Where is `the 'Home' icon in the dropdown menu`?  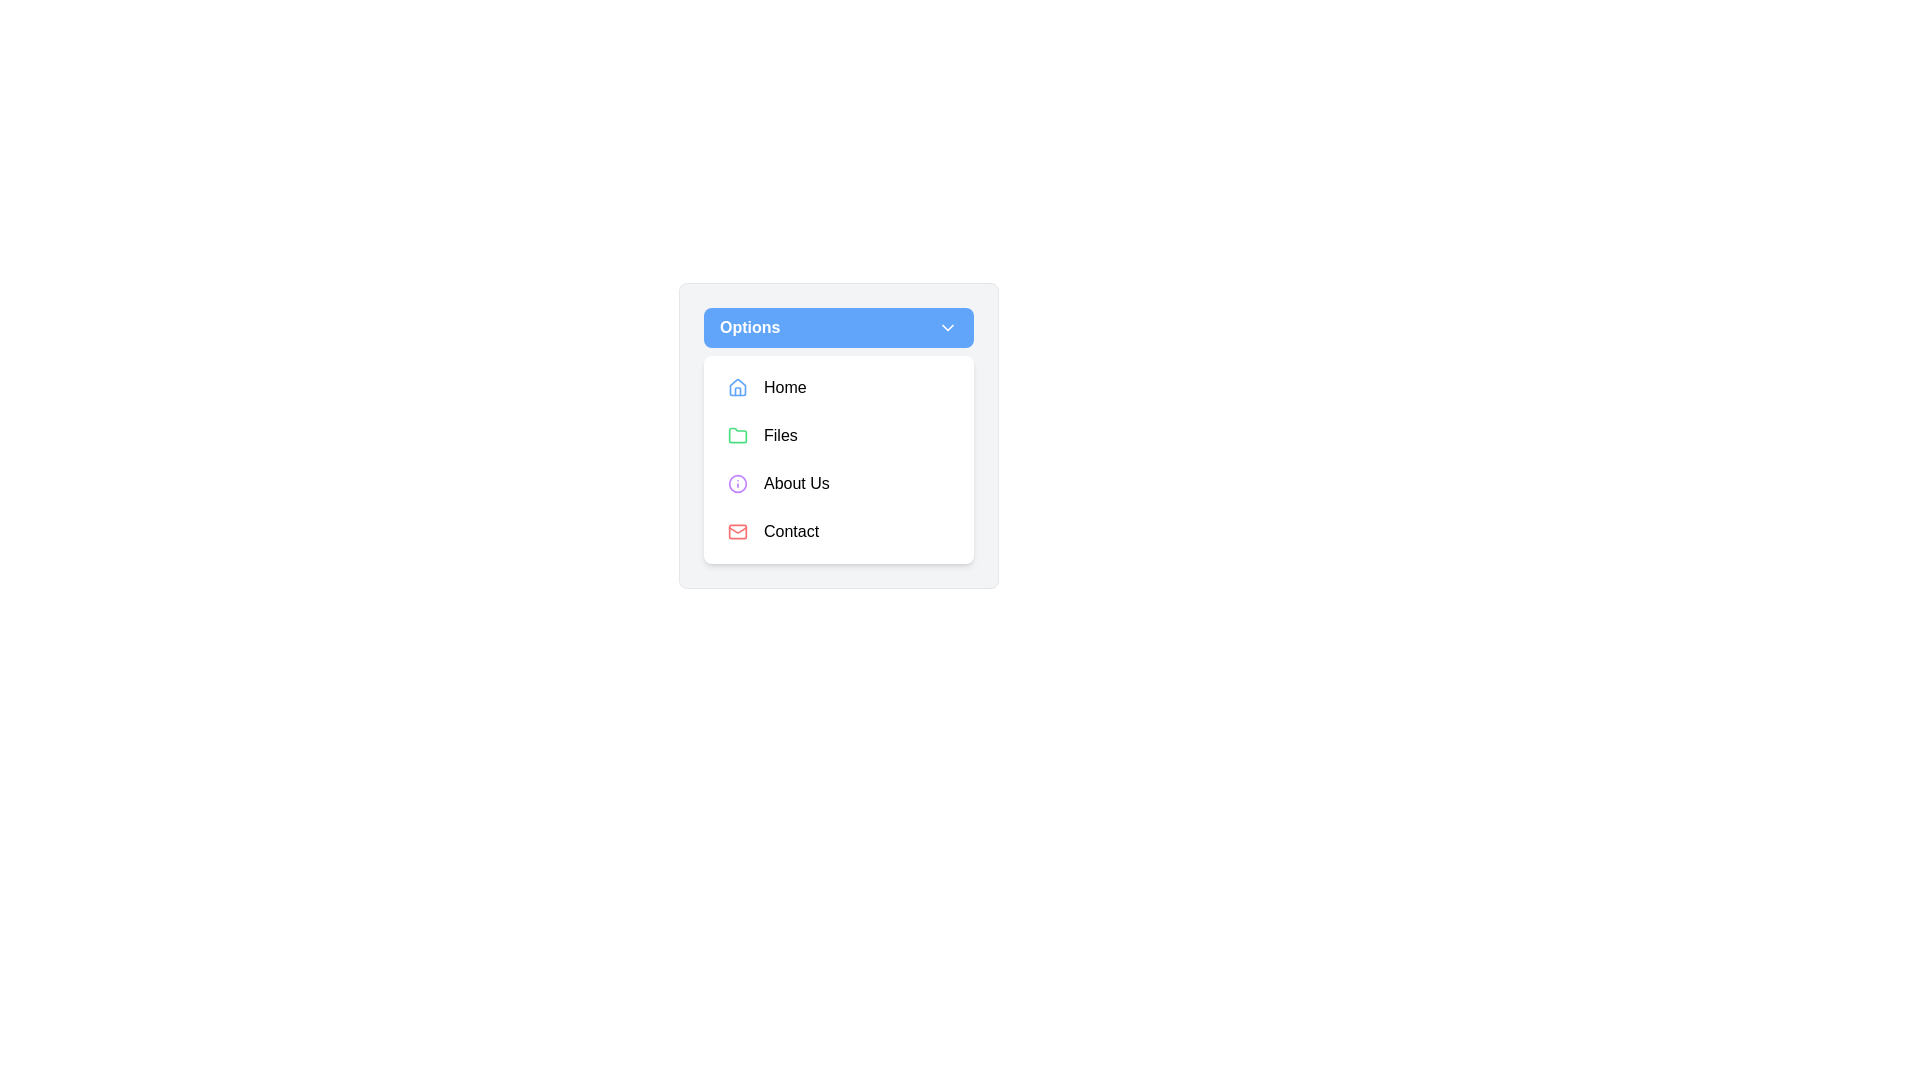 the 'Home' icon in the dropdown menu is located at coordinates (737, 386).